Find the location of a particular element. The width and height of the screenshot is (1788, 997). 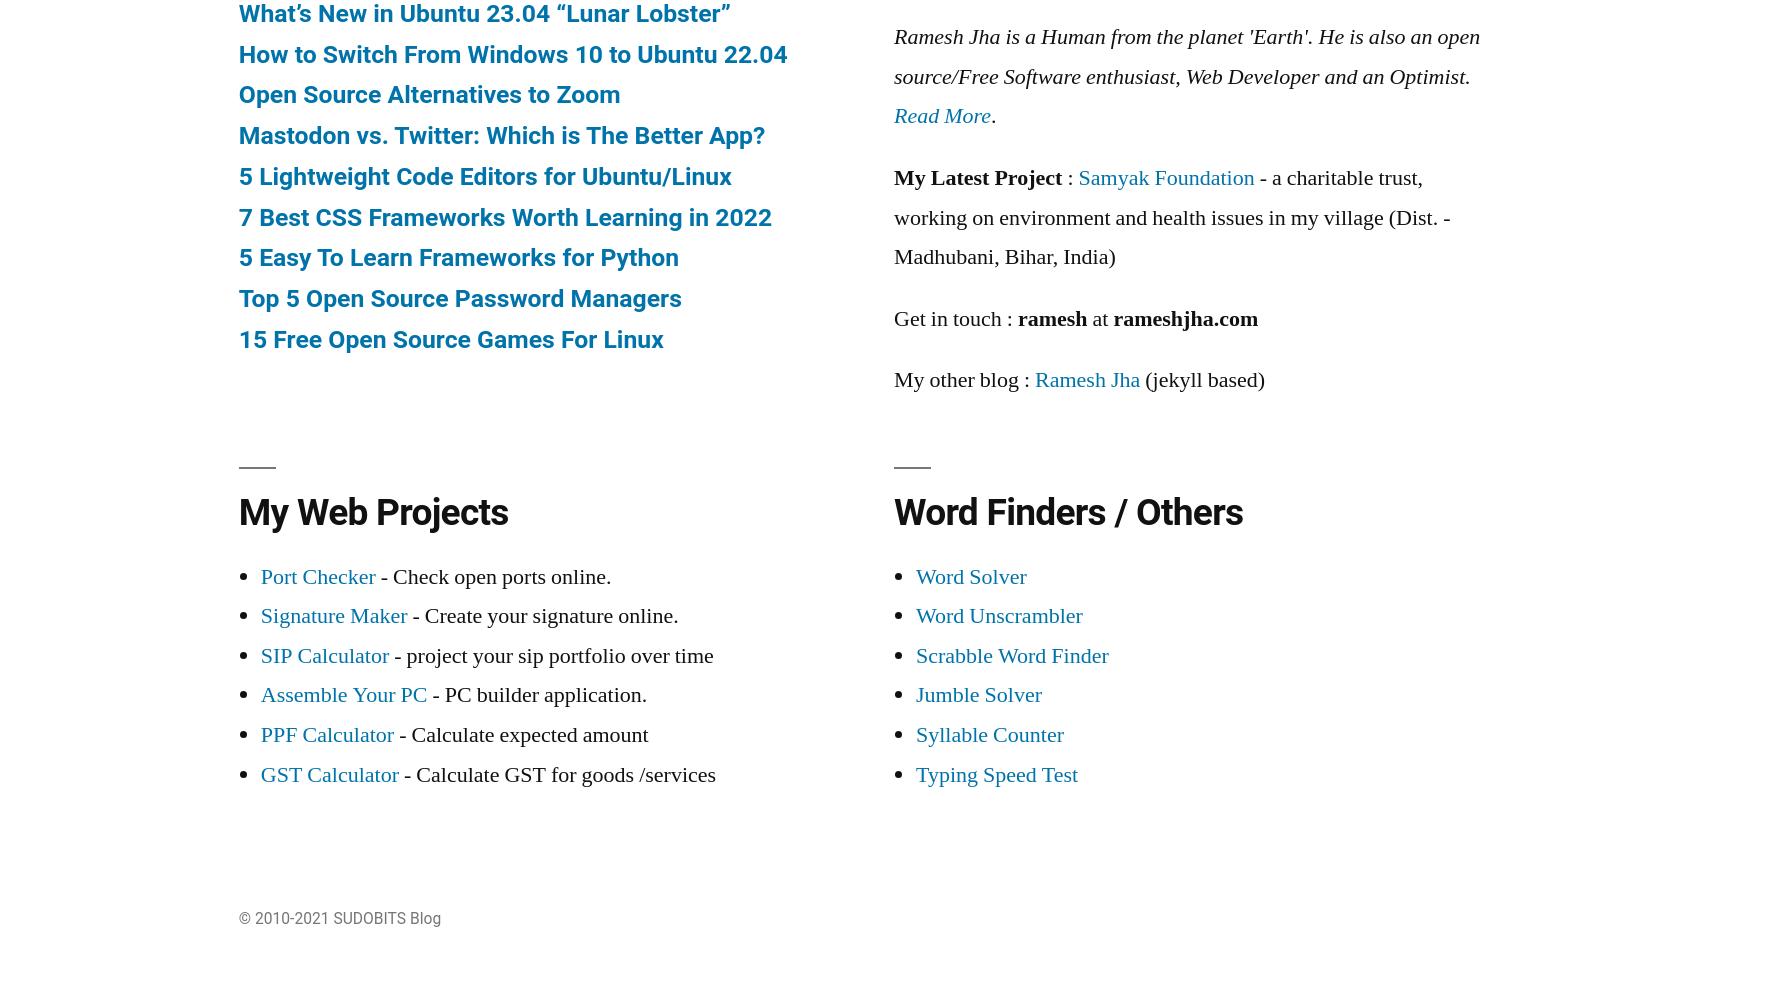

'© 2010-2021' is located at coordinates (284, 918).